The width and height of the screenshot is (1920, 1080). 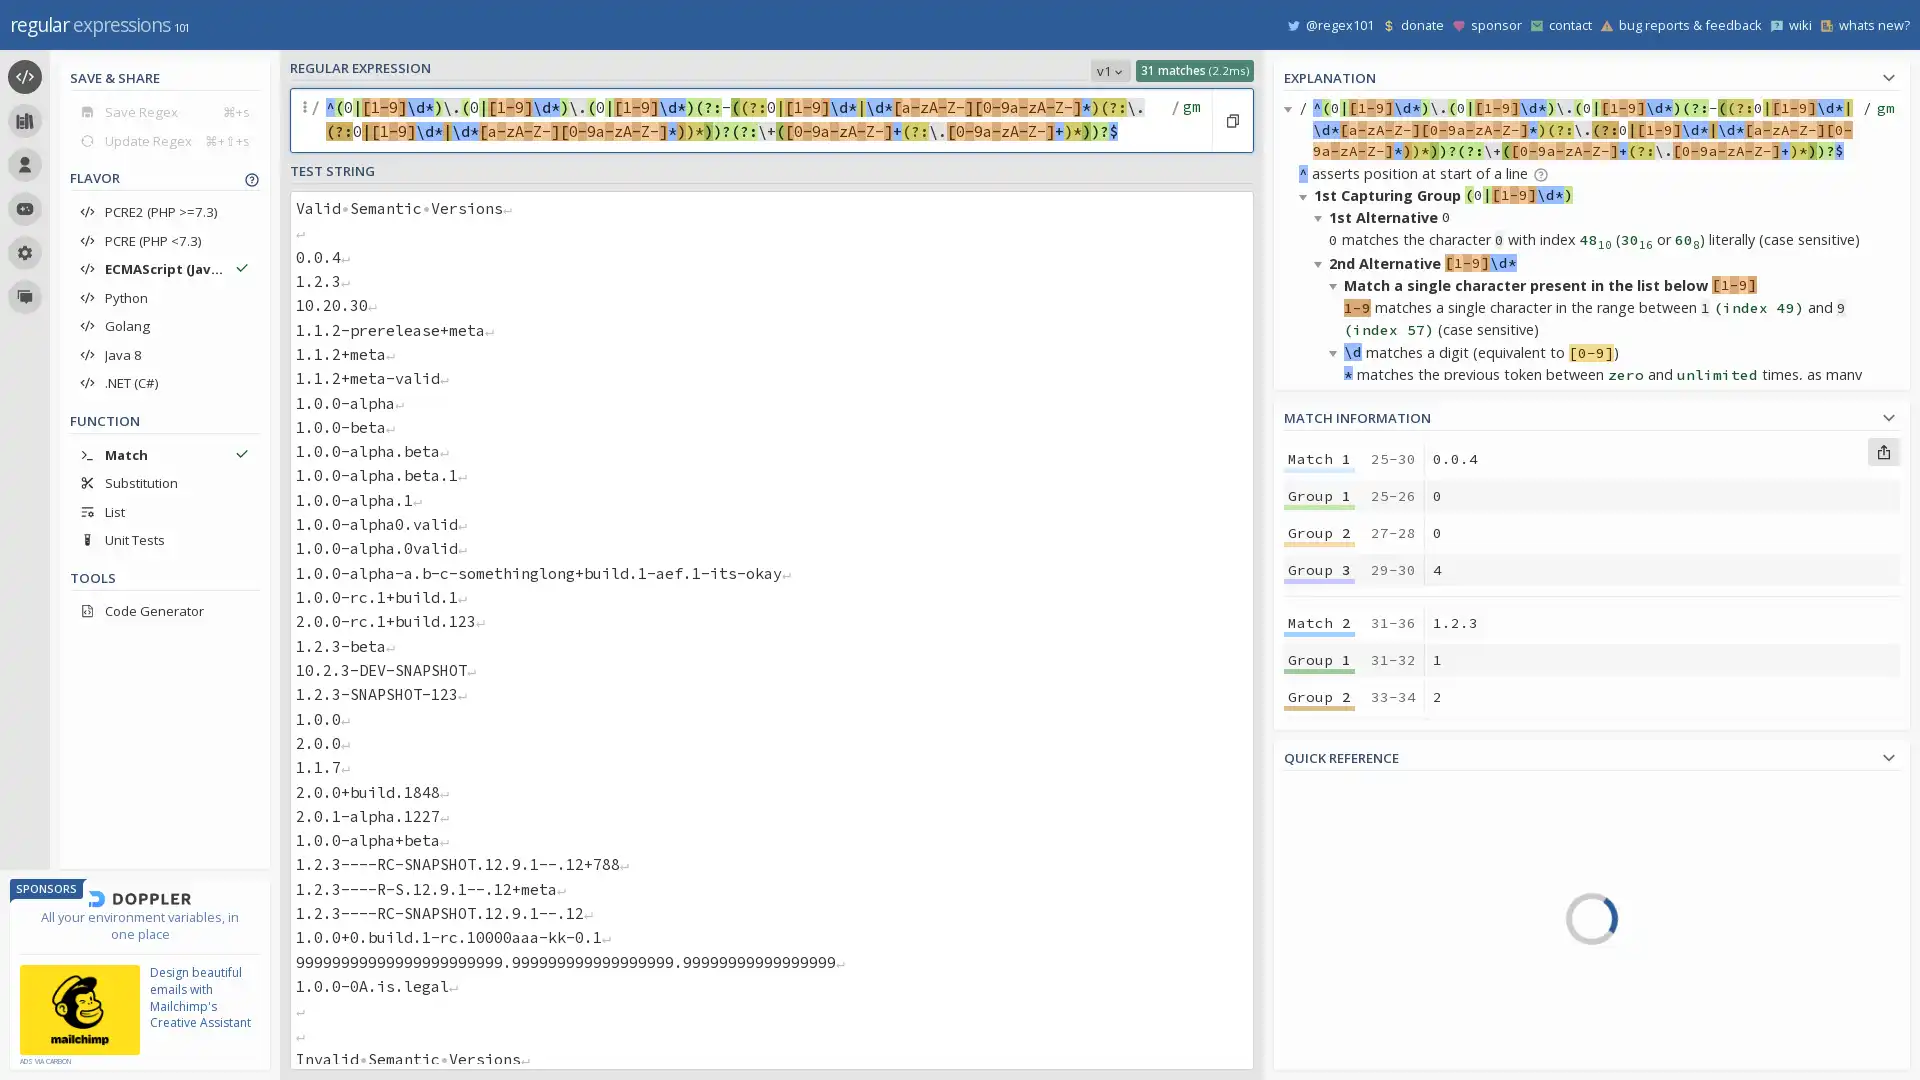 I want to click on Group 3, so click(x=1319, y=897).